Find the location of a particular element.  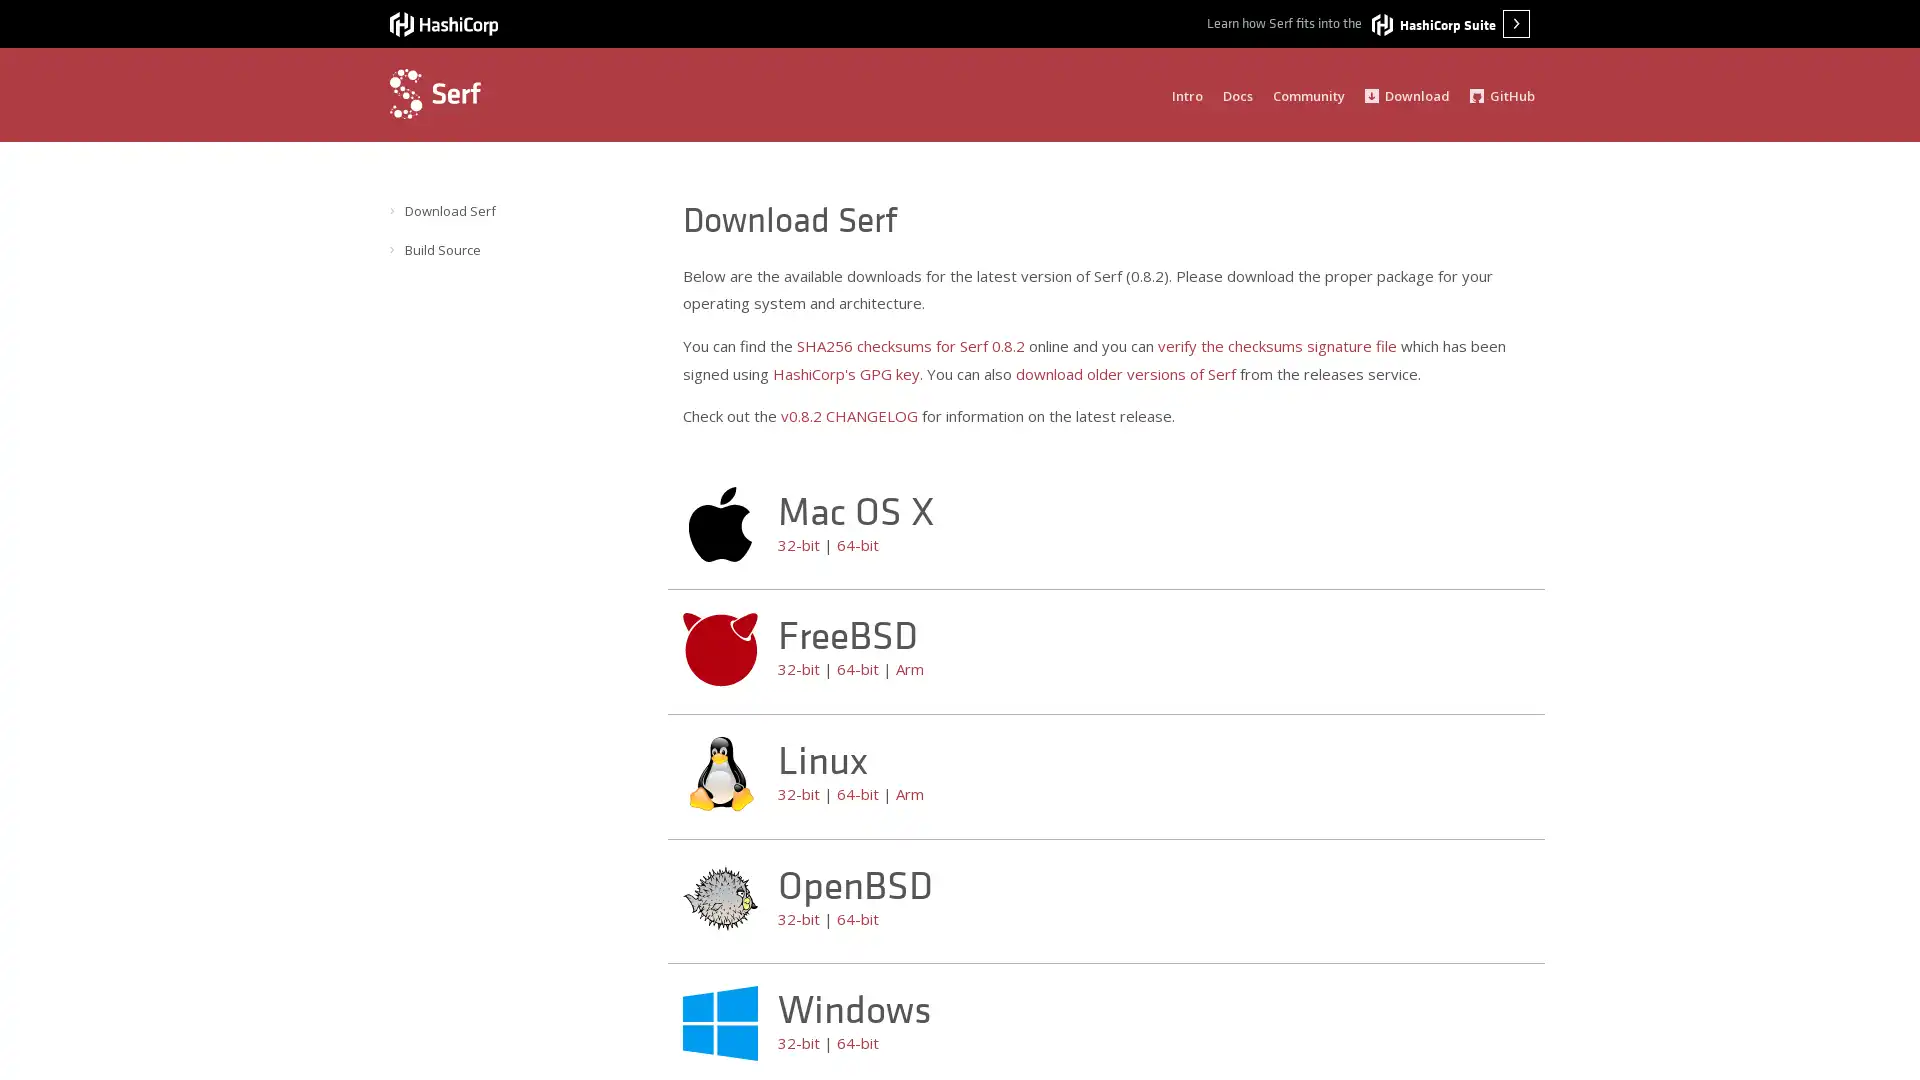

HashiCorp Logo HashiCorp Suite Open is located at coordinates (1450, 23).